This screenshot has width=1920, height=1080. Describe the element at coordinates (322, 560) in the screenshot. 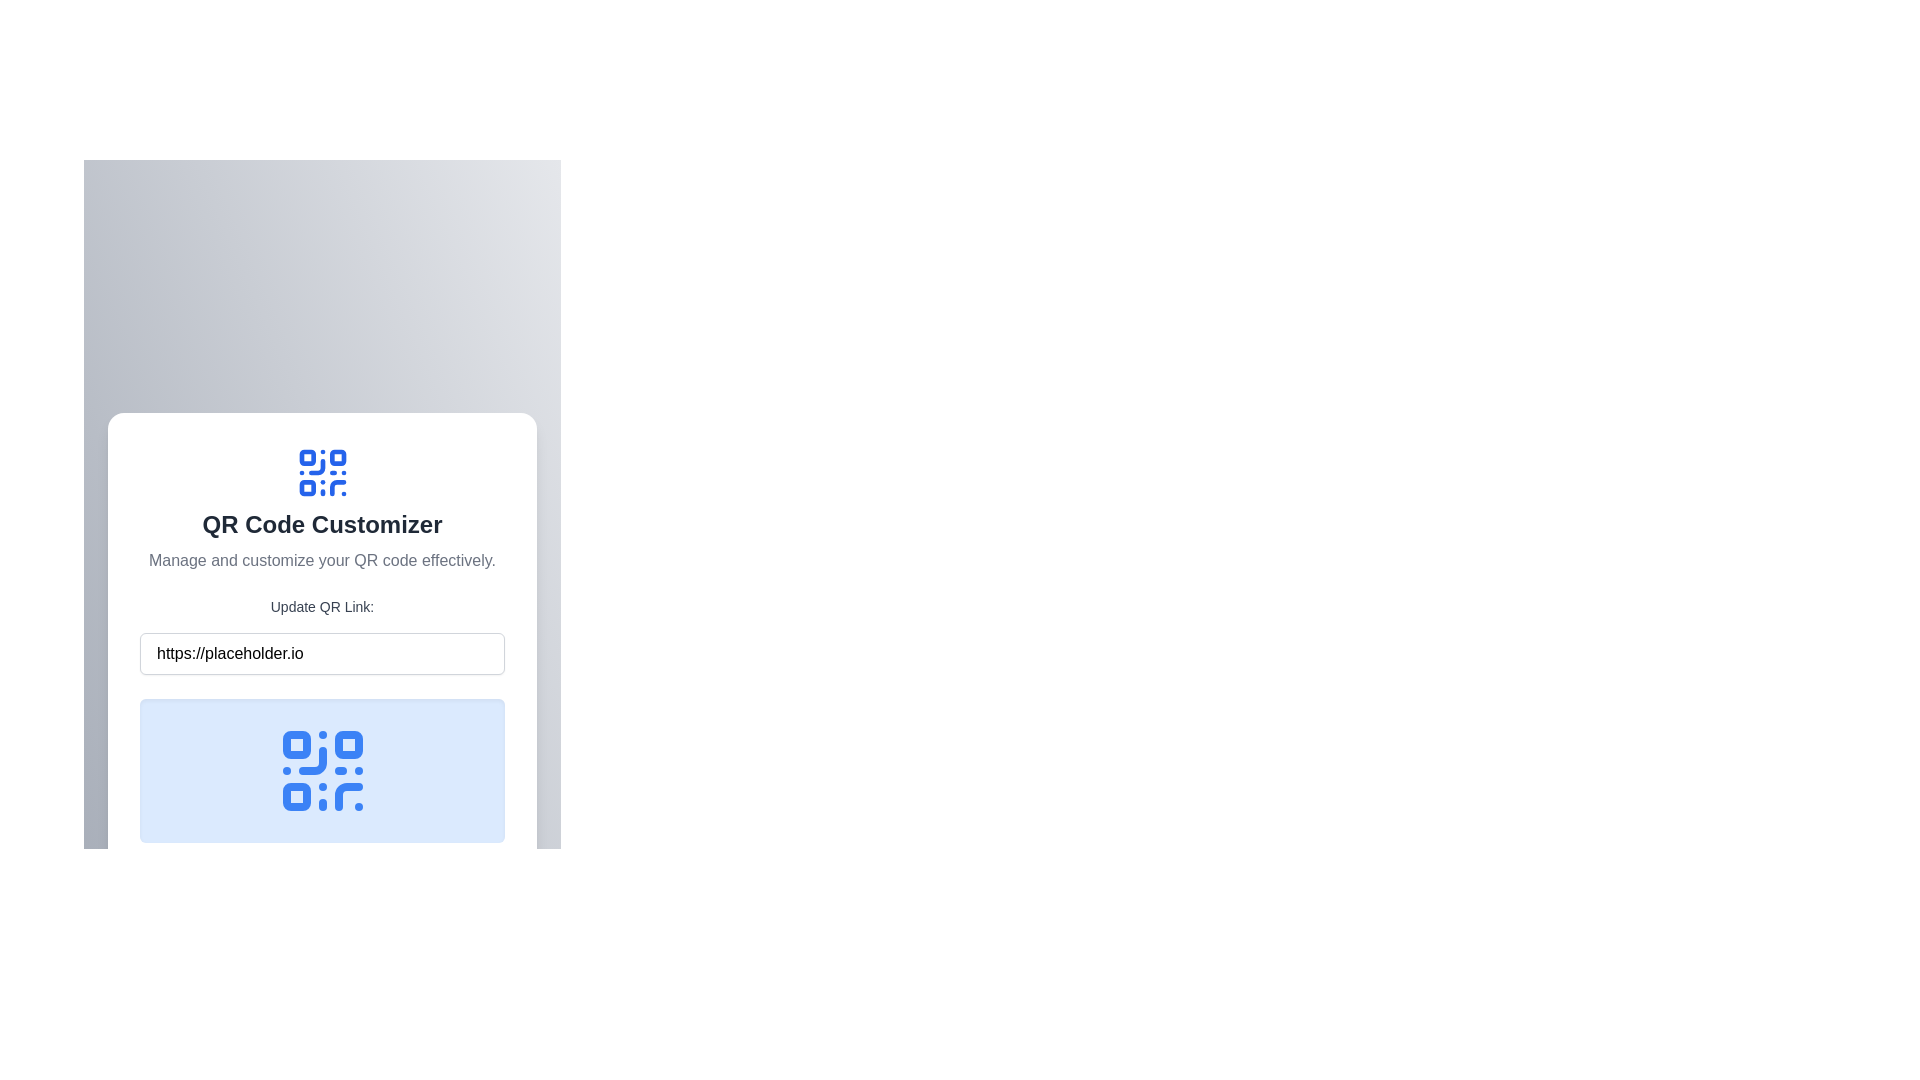

I see `the static text element that provides guidance about the QR code customizer section, located below the title 'QR Code Customizer' and above the input field 'Update QR Link'` at that location.